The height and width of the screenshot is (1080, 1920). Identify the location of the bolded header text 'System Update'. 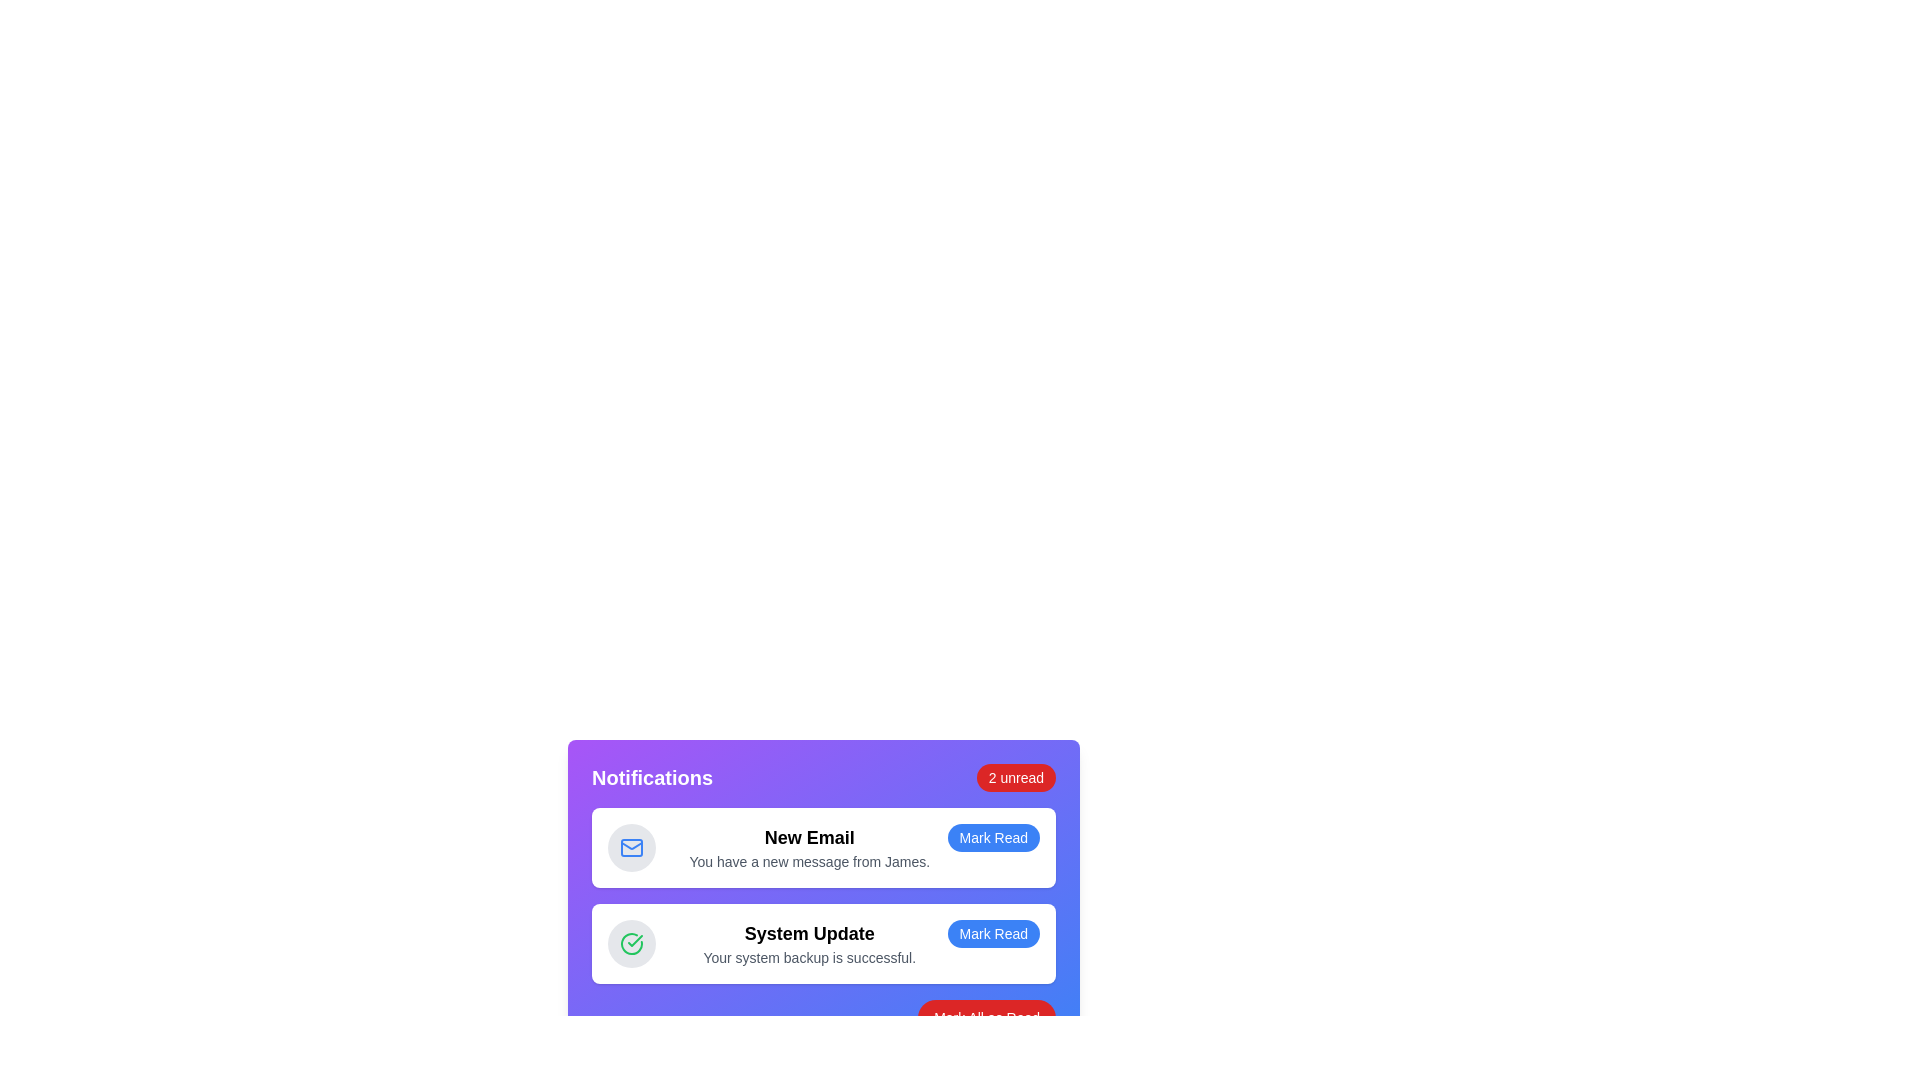
(809, 933).